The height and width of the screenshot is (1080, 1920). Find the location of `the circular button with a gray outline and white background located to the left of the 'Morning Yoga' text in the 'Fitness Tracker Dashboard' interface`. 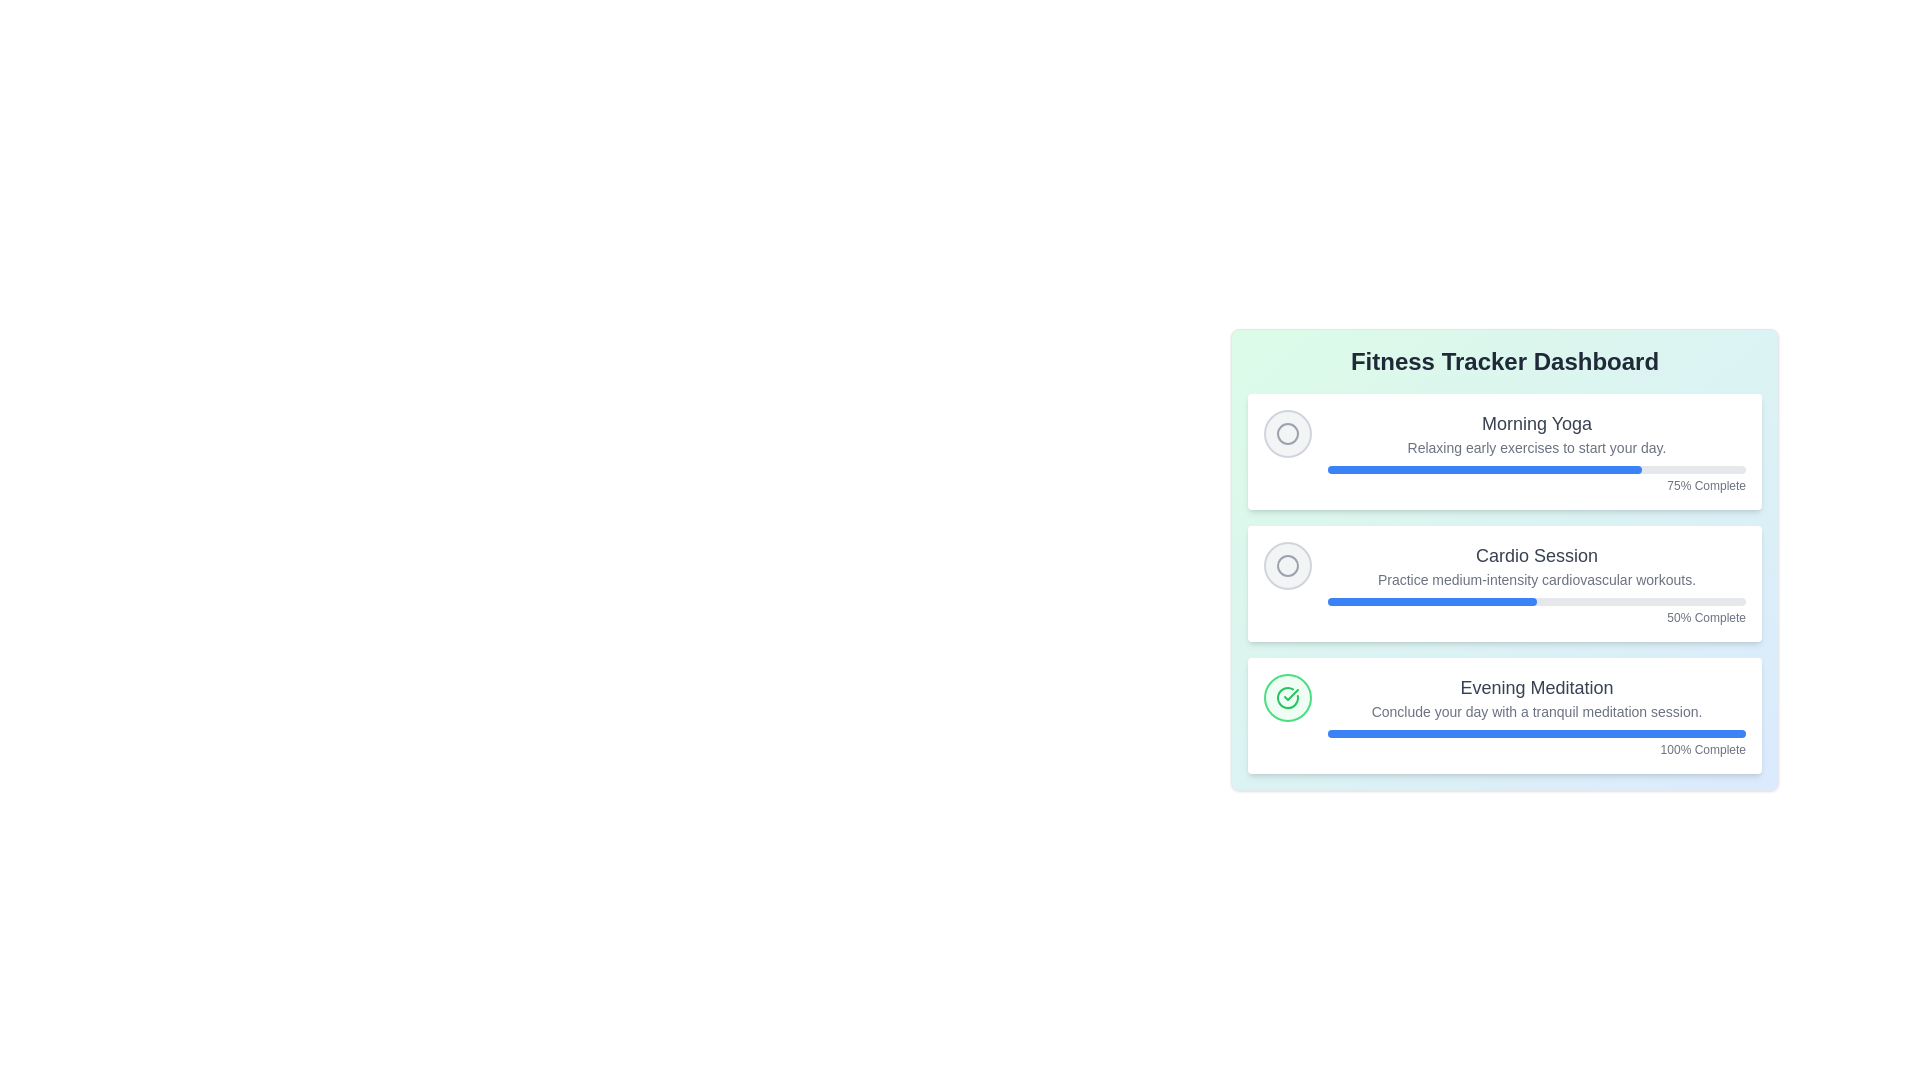

the circular button with a gray outline and white background located to the left of the 'Morning Yoga' text in the 'Fitness Tracker Dashboard' interface is located at coordinates (1287, 433).